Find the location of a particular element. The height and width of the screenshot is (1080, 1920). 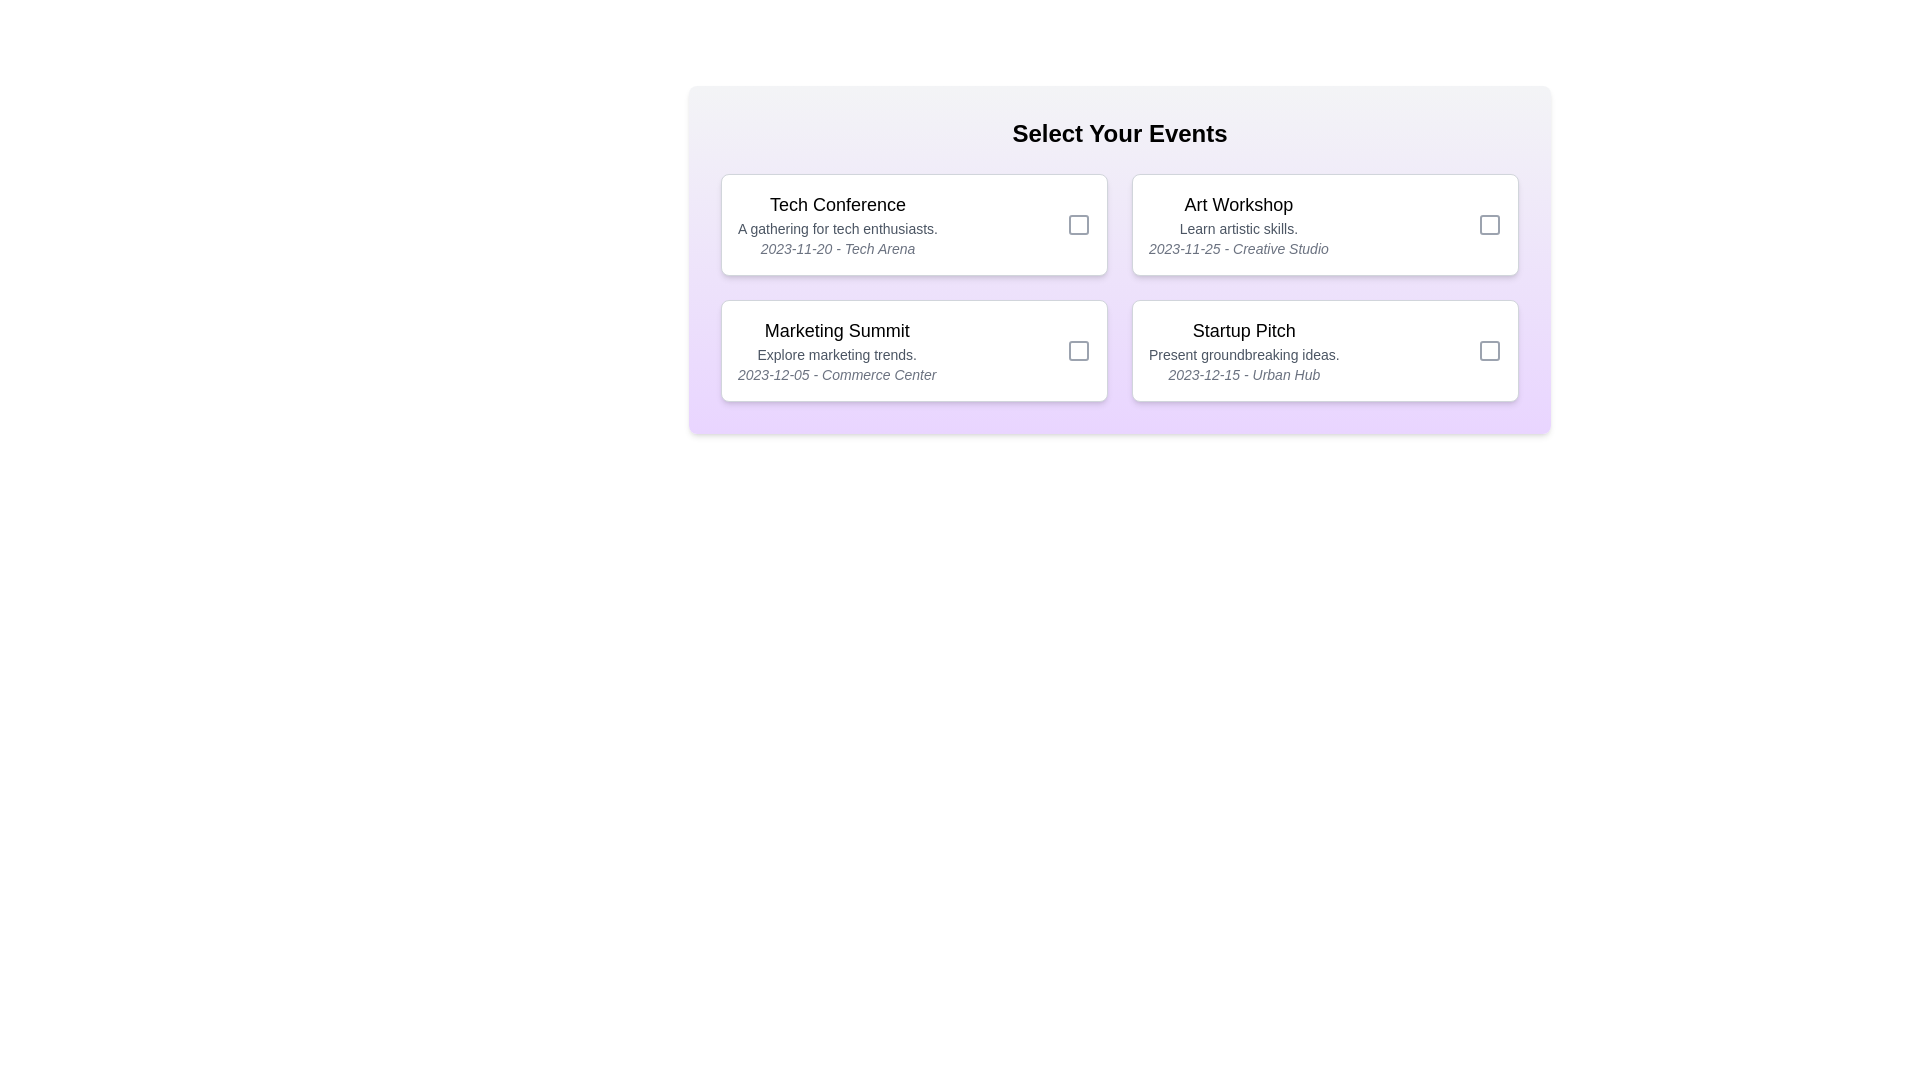

the card corresponding to Art Workshop is located at coordinates (1325, 224).